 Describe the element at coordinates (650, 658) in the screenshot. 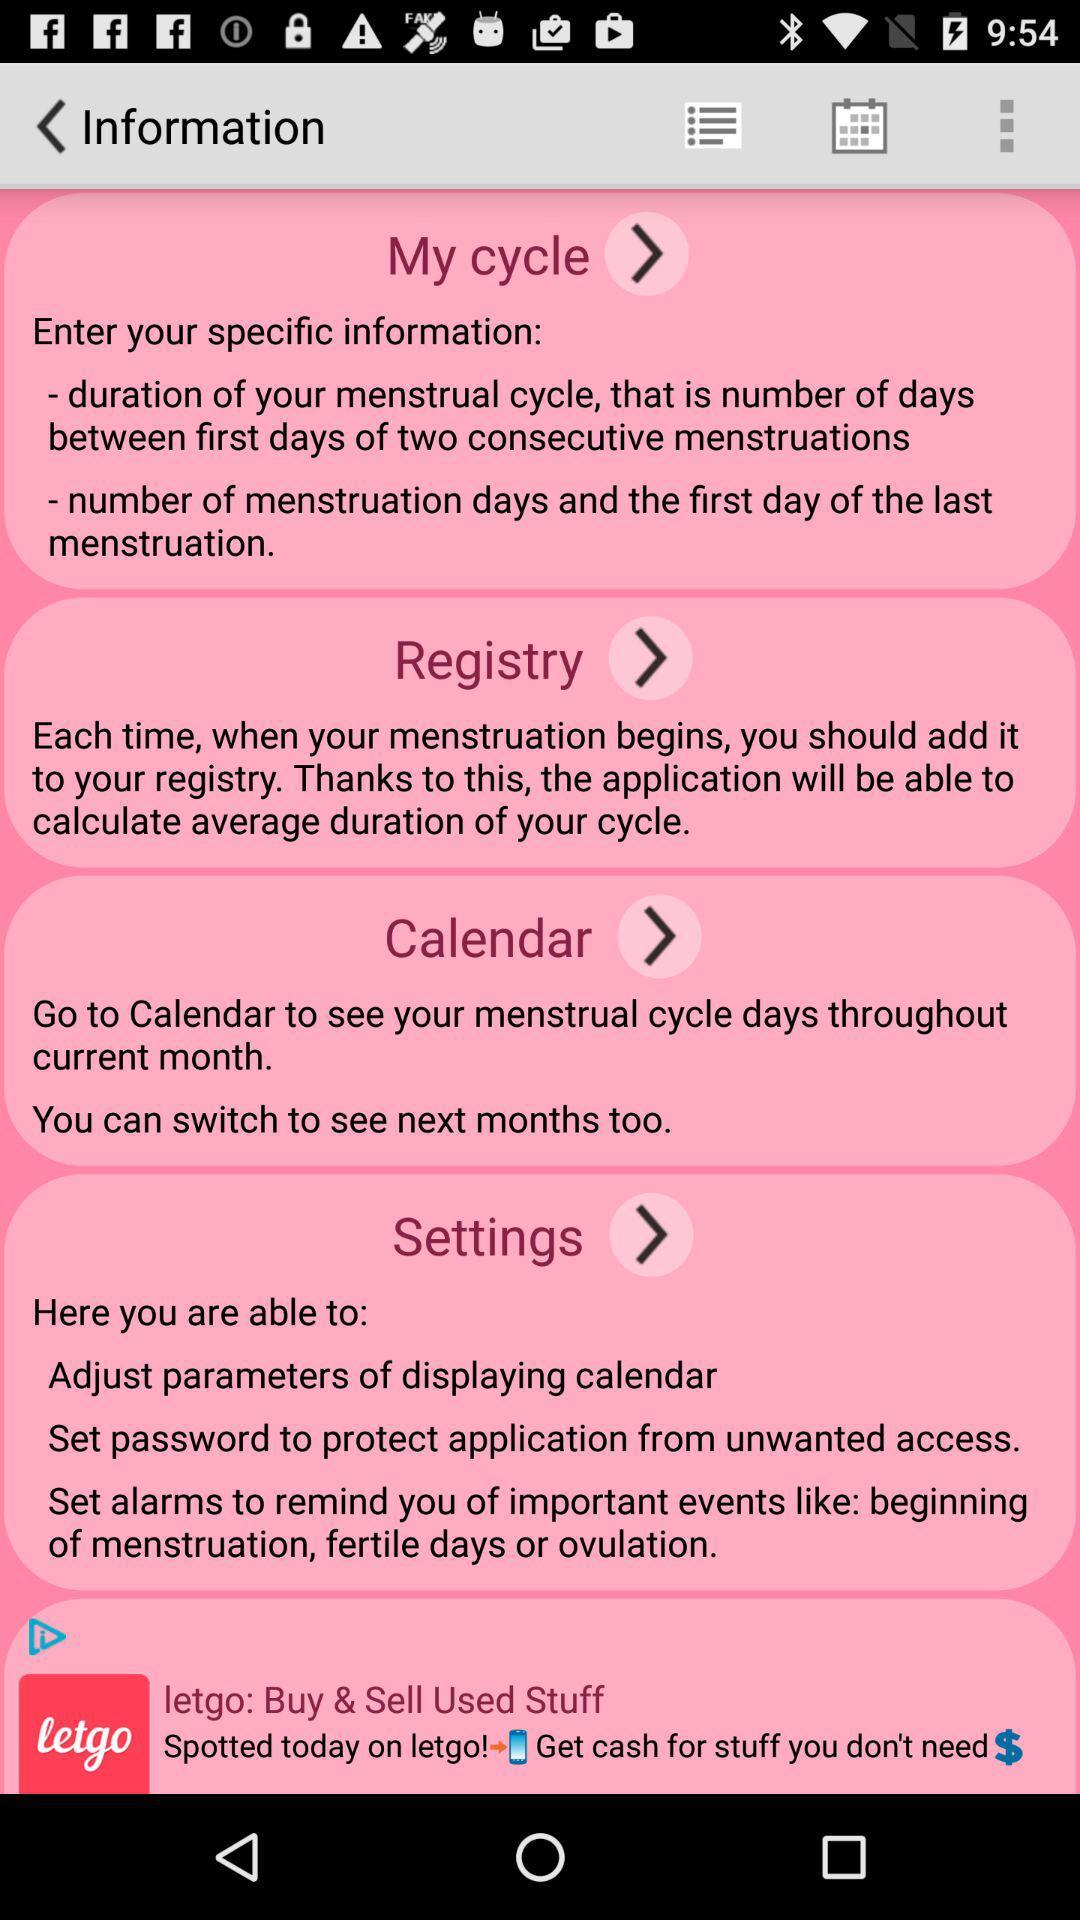

I see `registry` at that location.